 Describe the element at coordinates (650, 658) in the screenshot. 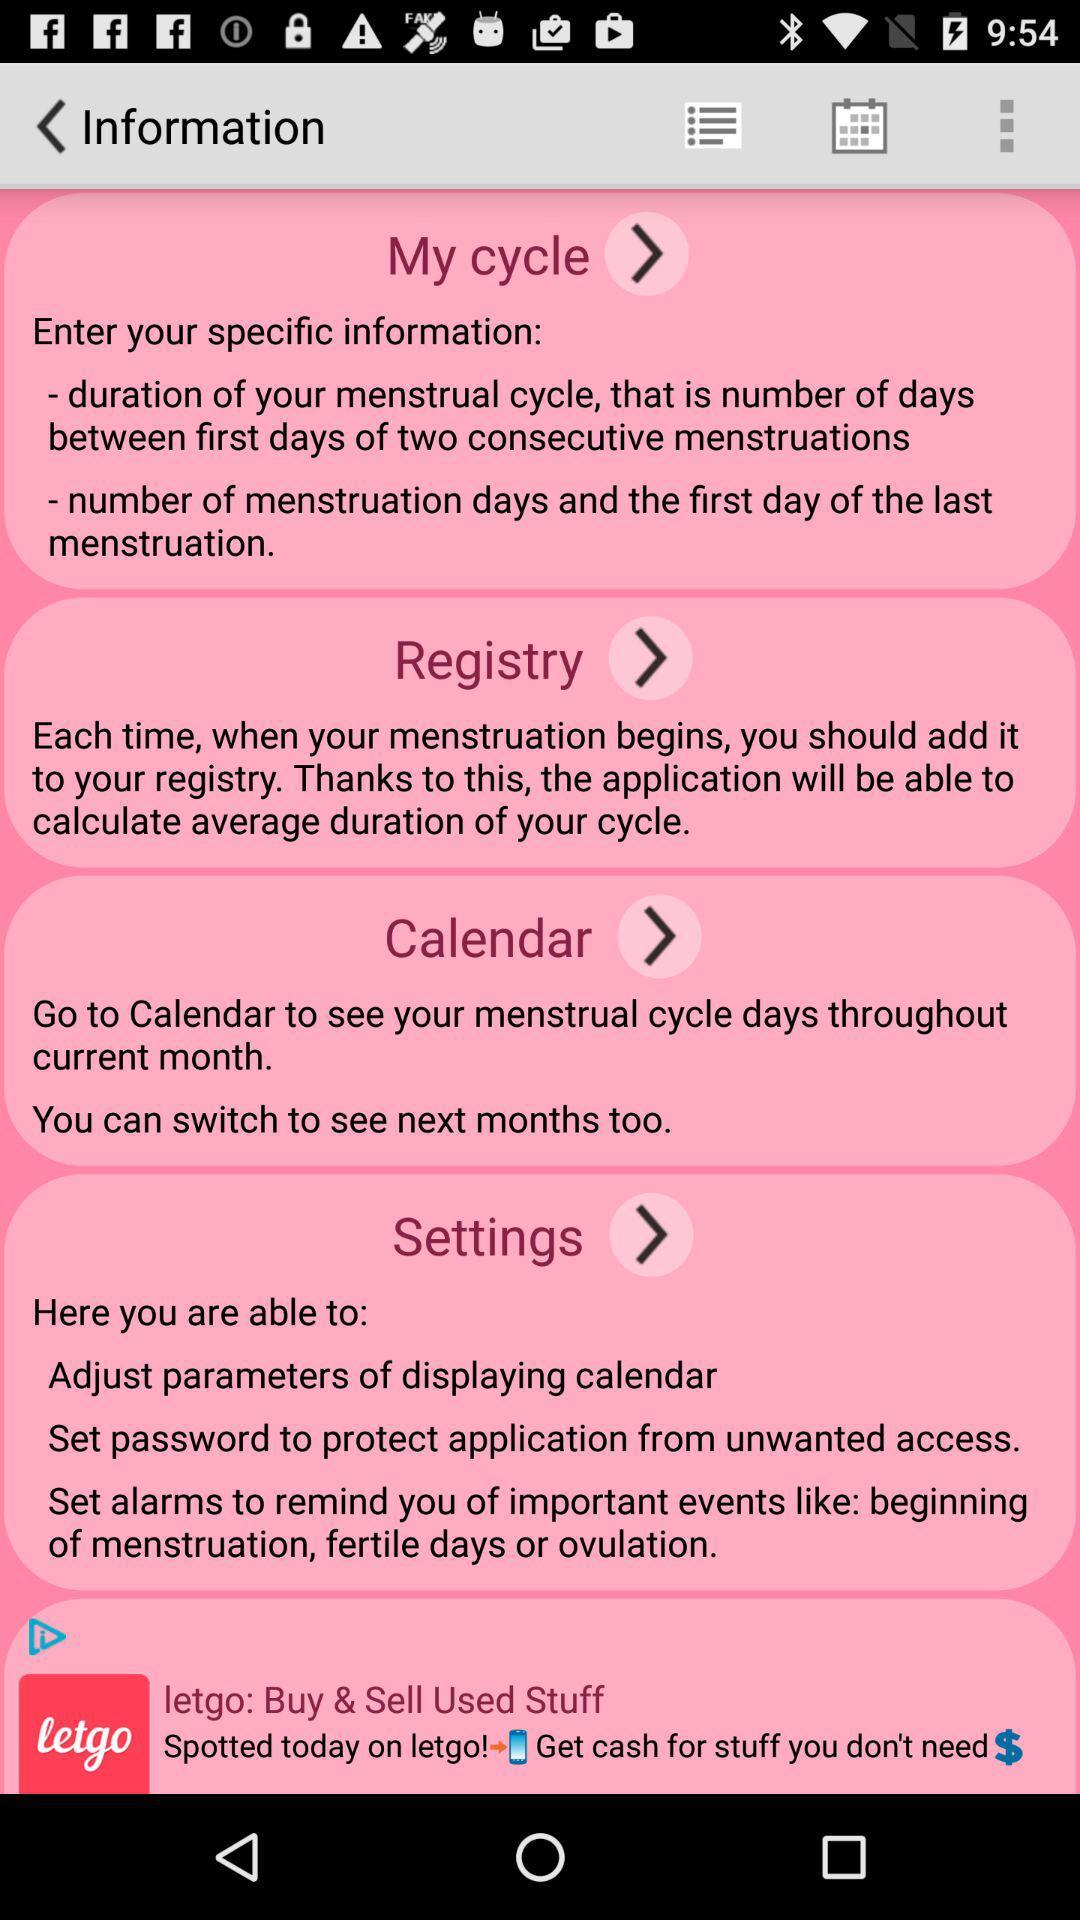

I see `registry` at that location.